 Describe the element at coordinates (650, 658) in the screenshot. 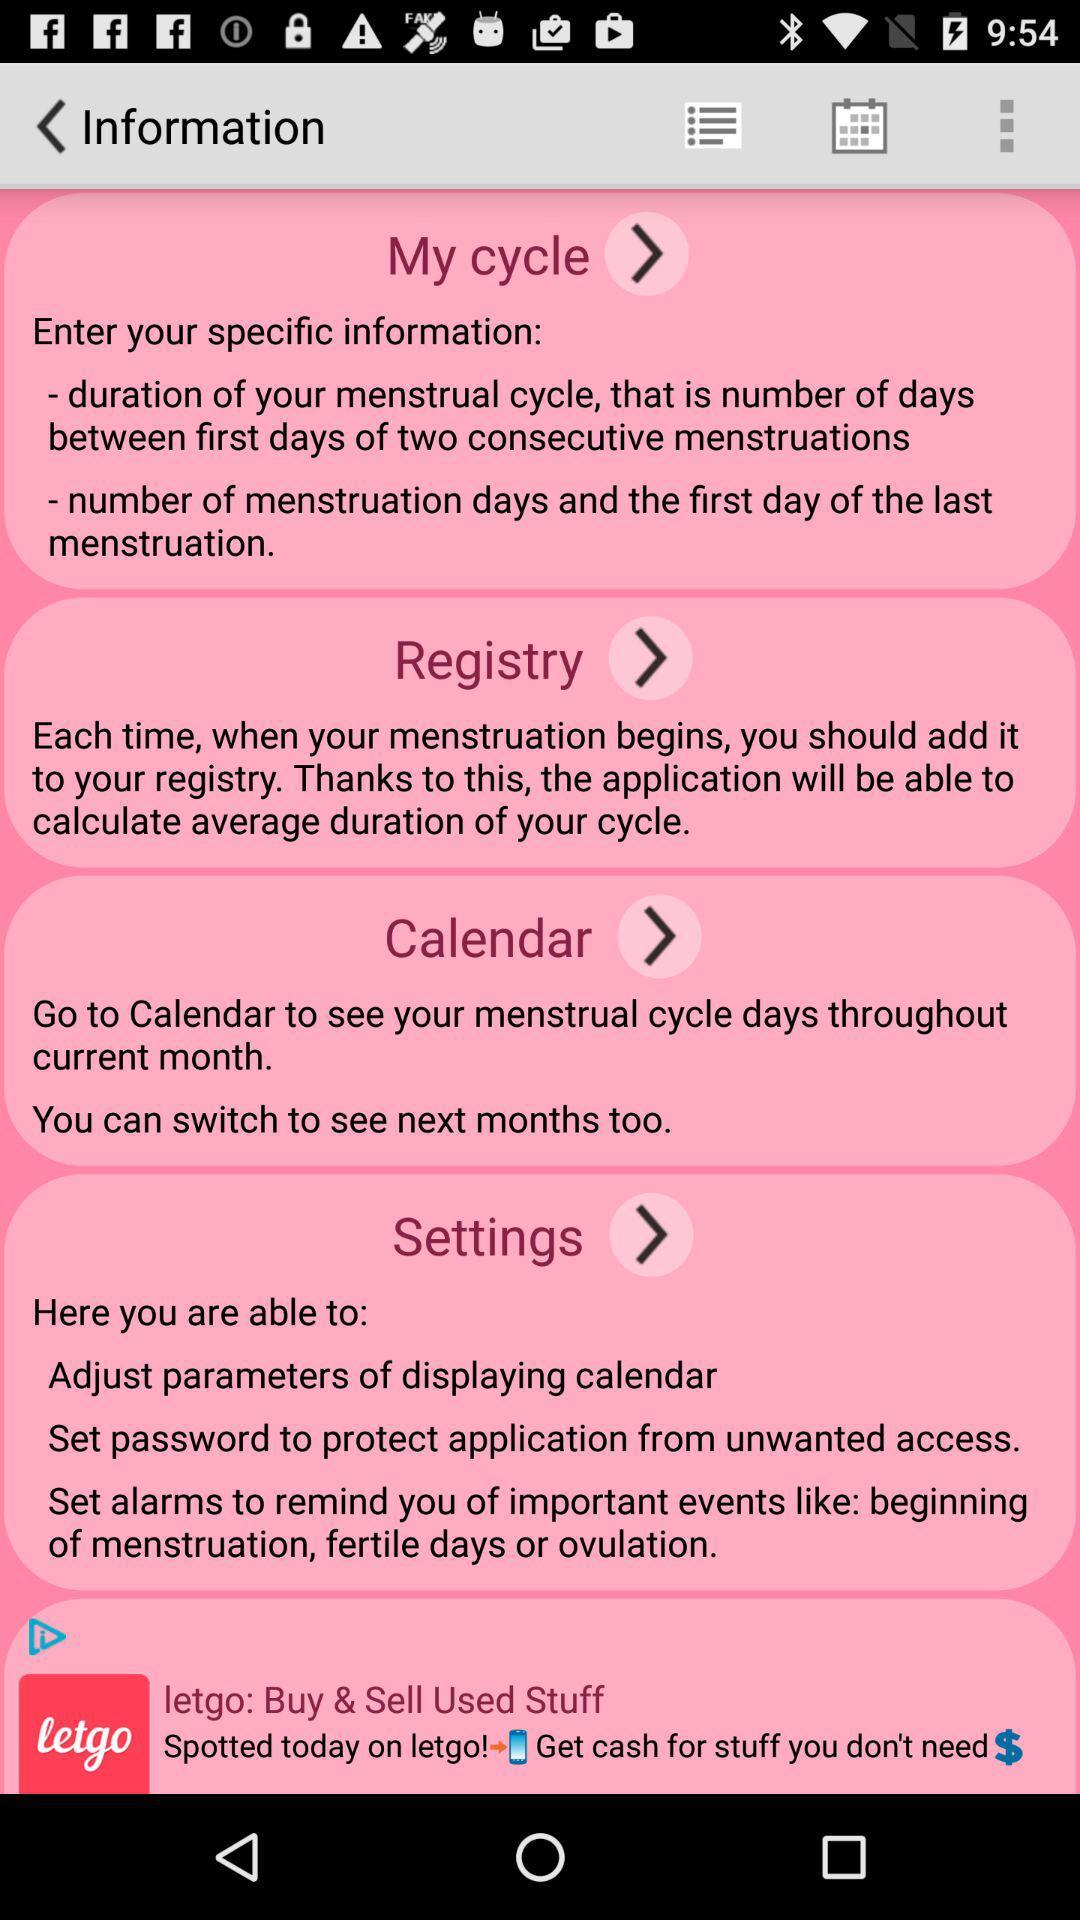

I see `registry` at that location.